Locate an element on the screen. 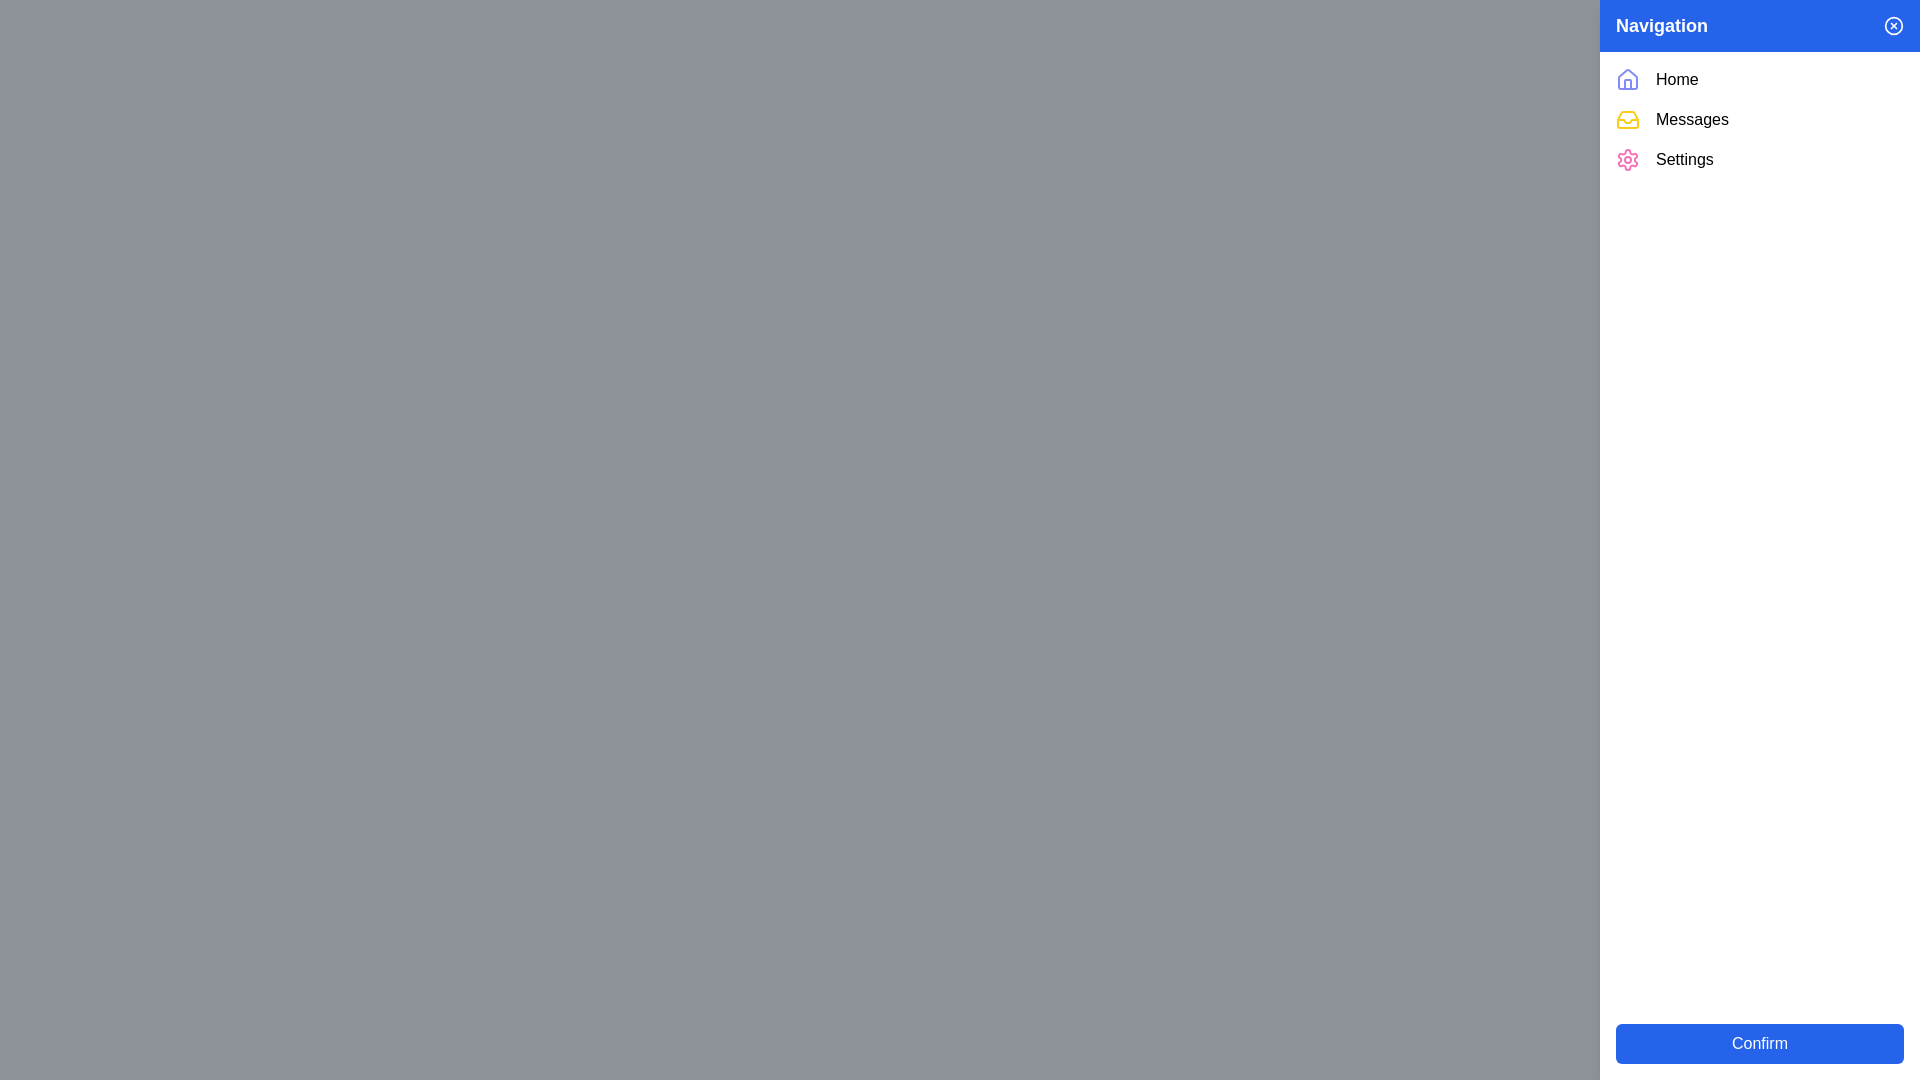  the bold, large-sized static text label reading 'Navigation' in white, which is positioned within a blue rectangular bar at the top-left section of the header is located at coordinates (1661, 26).